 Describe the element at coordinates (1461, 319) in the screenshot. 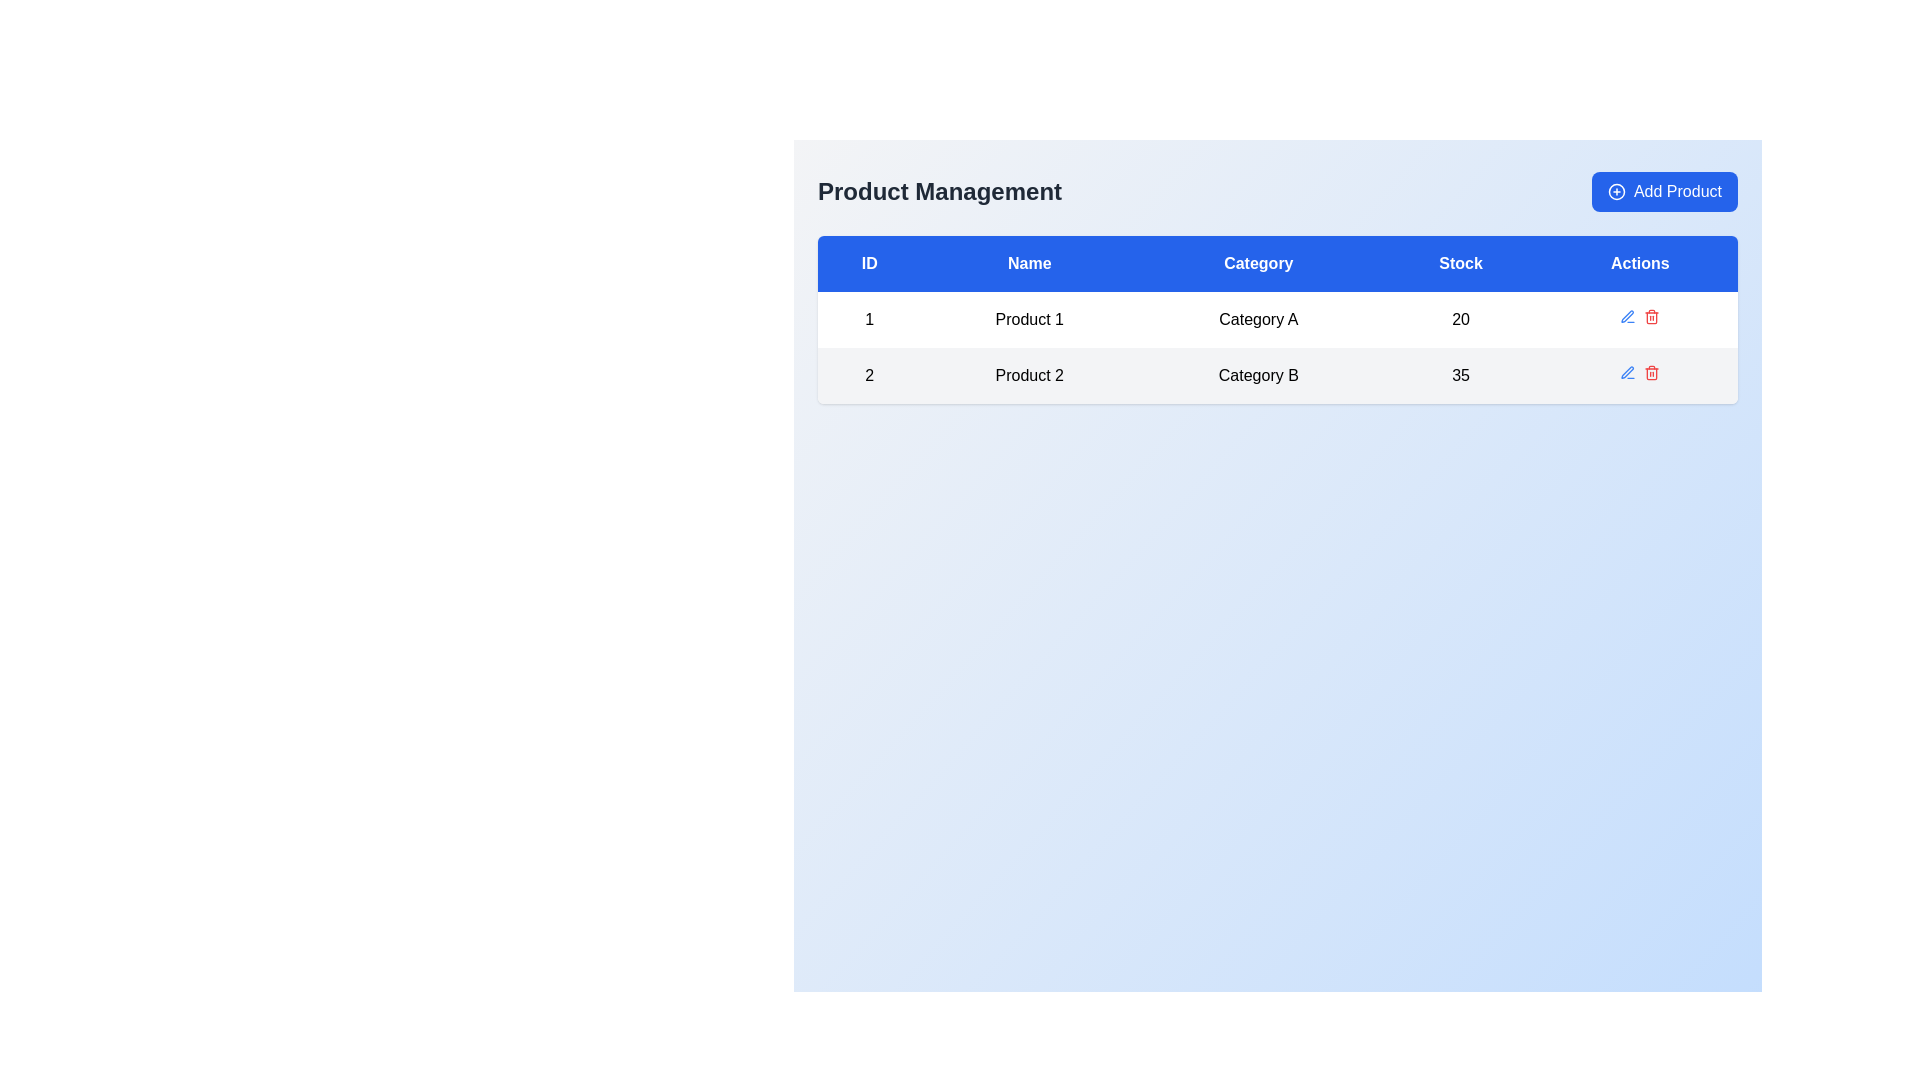

I see `static text value '20' located in the fourth column of the first data row under the 'Stock' header in the table` at that location.